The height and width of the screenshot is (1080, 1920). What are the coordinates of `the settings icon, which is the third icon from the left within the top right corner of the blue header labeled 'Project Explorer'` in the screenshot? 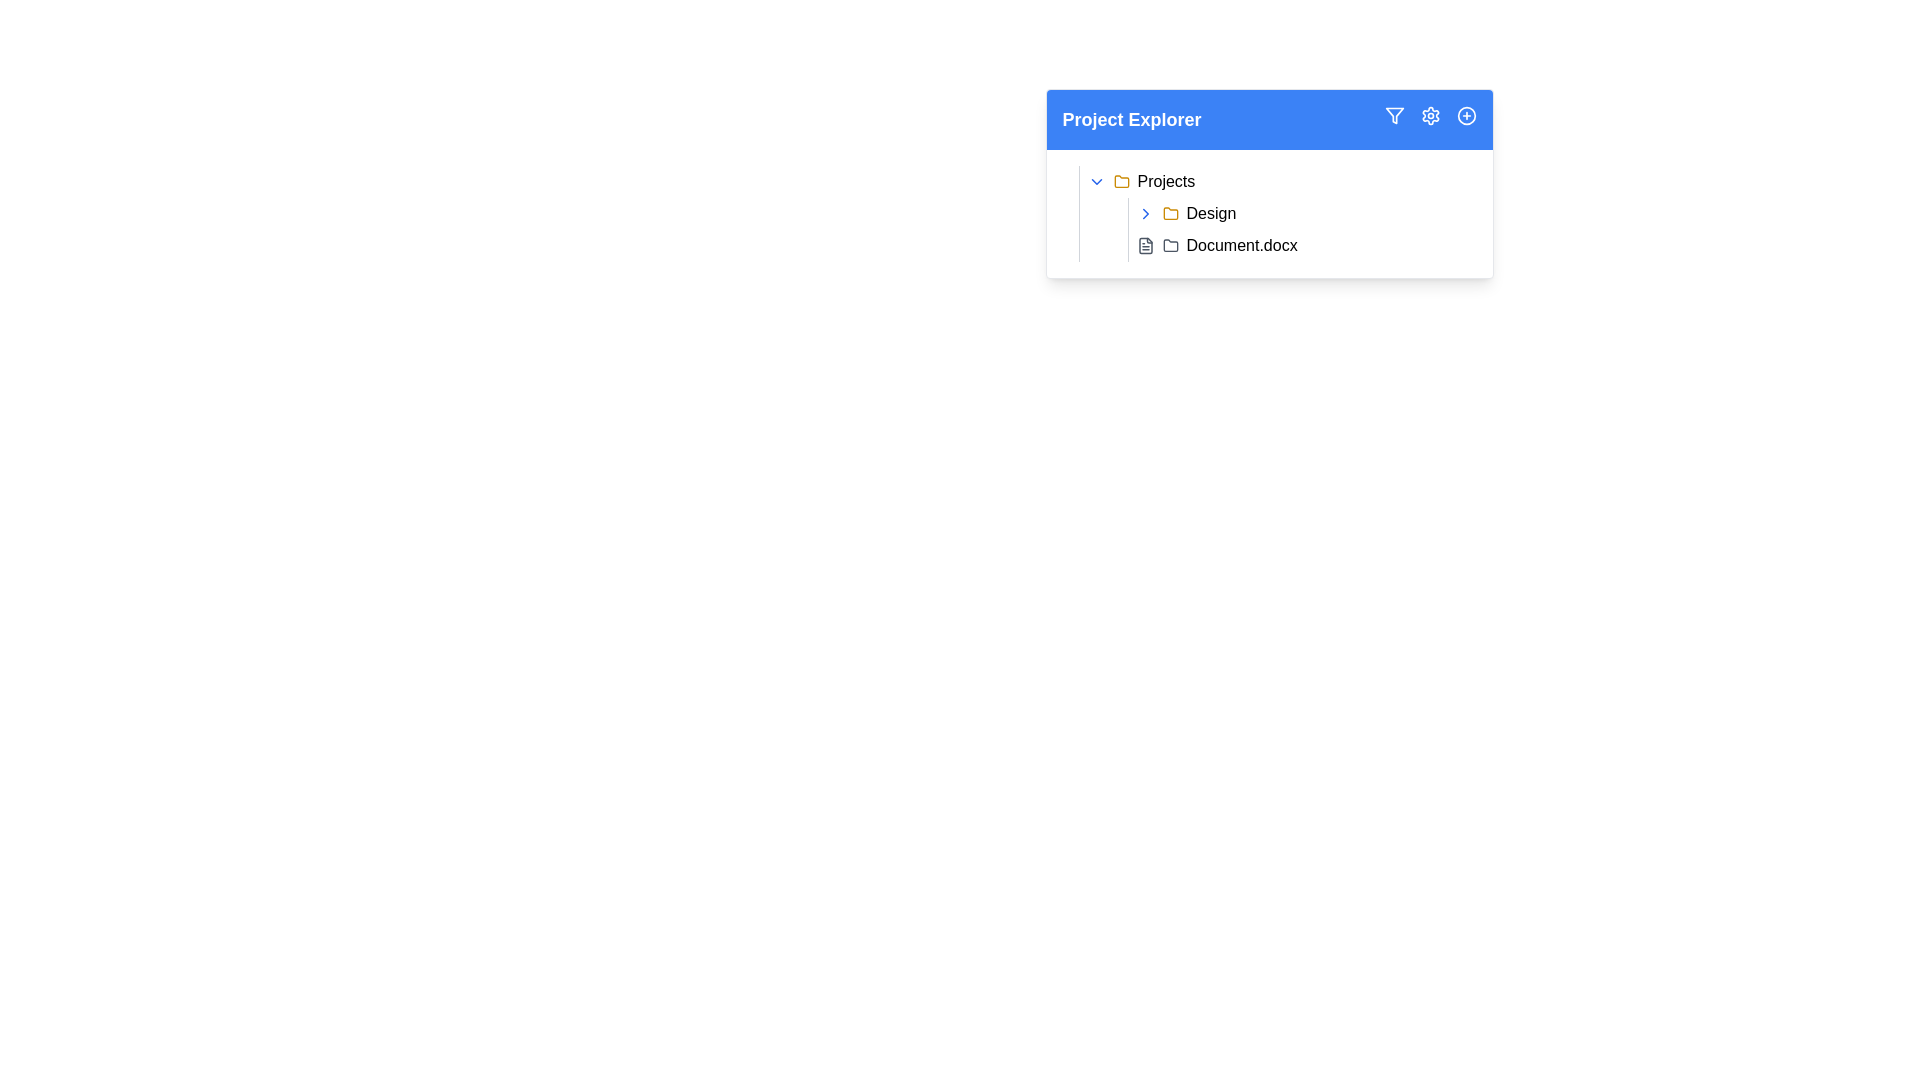 It's located at (1429, 115).